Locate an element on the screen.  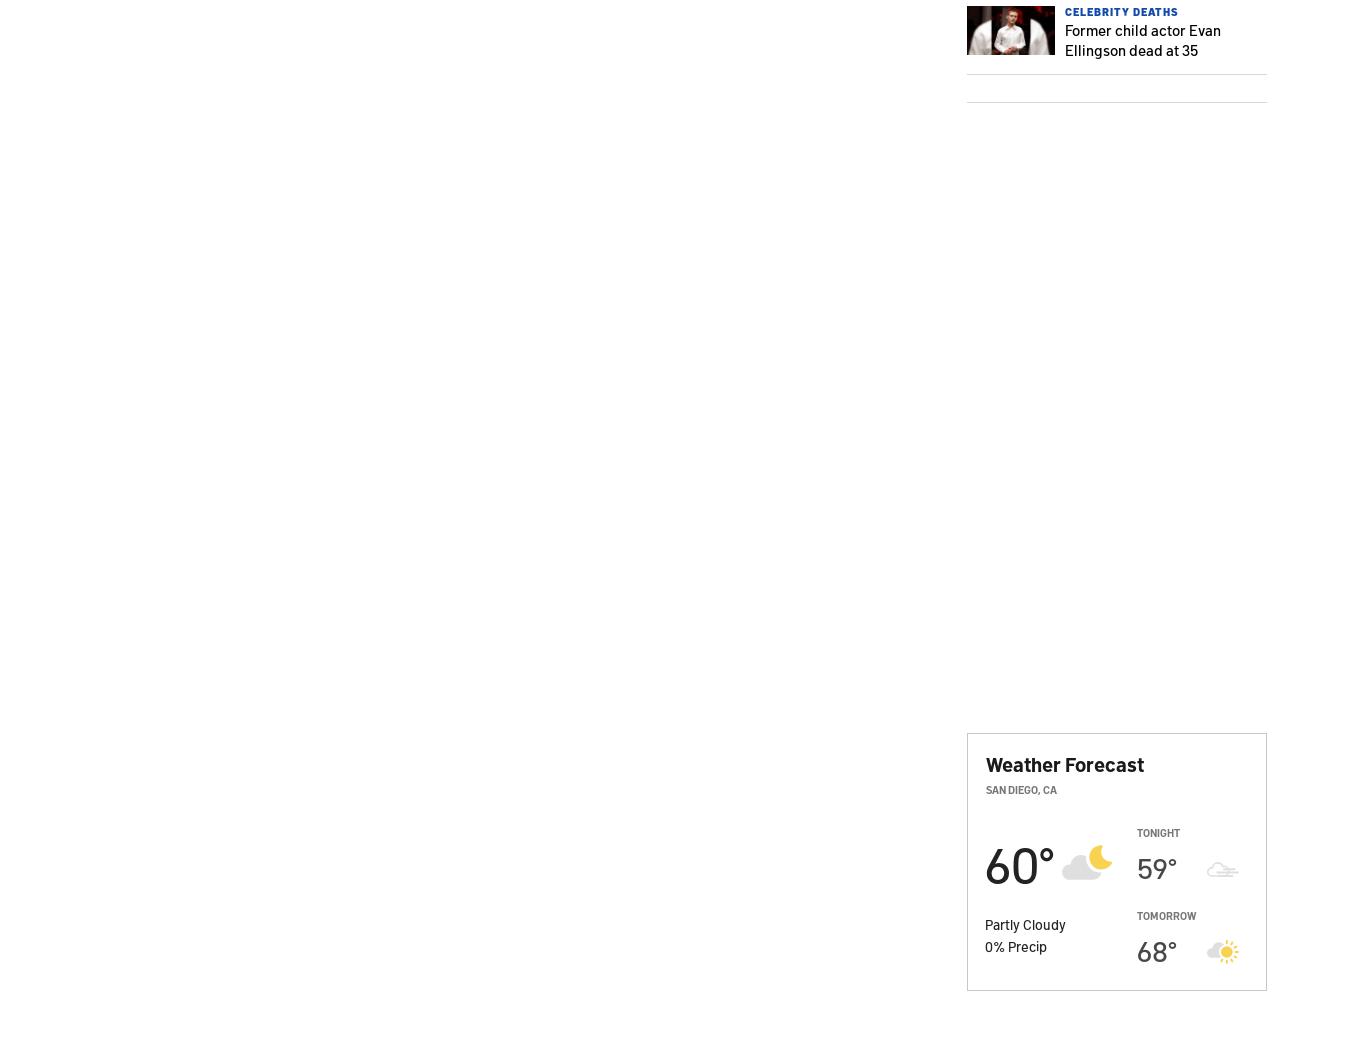
'Precip' is located at coordinates (1027, 945).